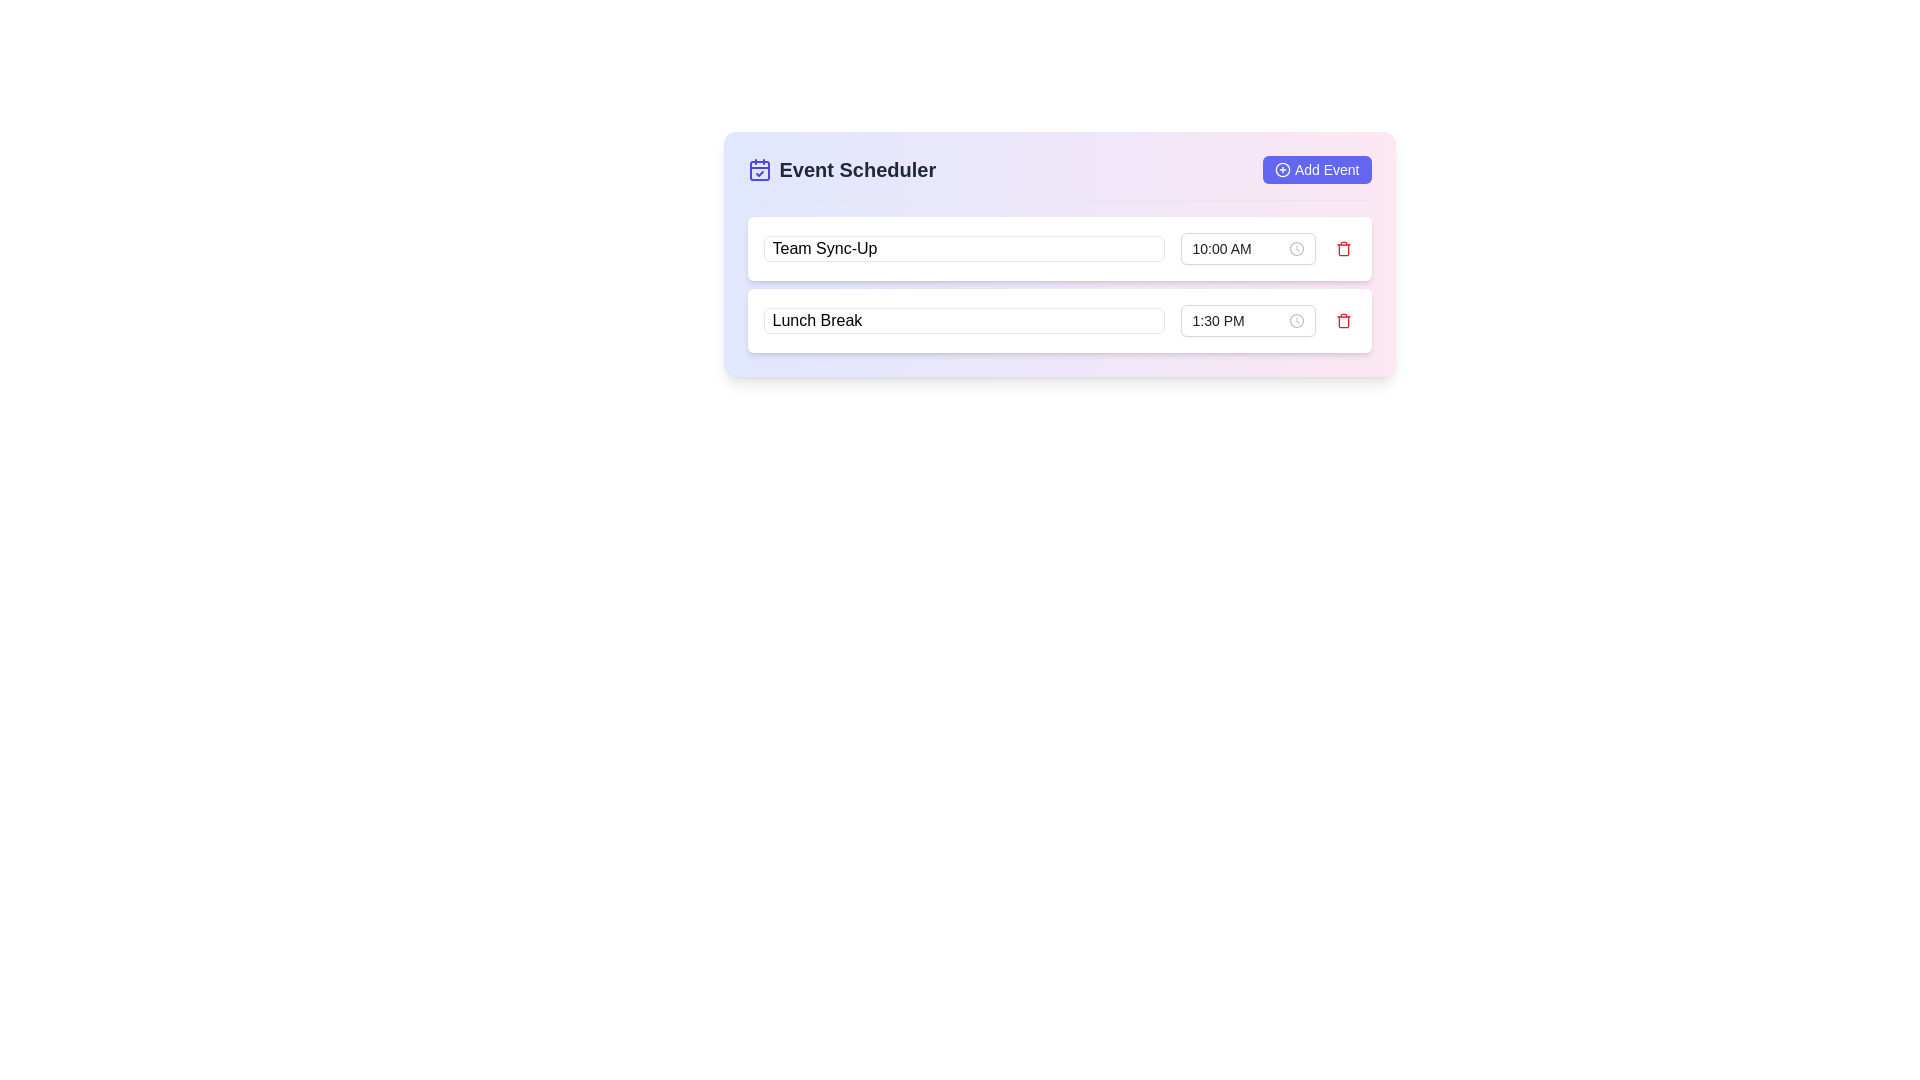 Image resolution: width=1920 pixels, height=1080 pixels. What do you see at coordinates (1237, 319) in the screenshot?
I see `the text input field displaying '1:30 PM'` at bounding box center [1237, 319].